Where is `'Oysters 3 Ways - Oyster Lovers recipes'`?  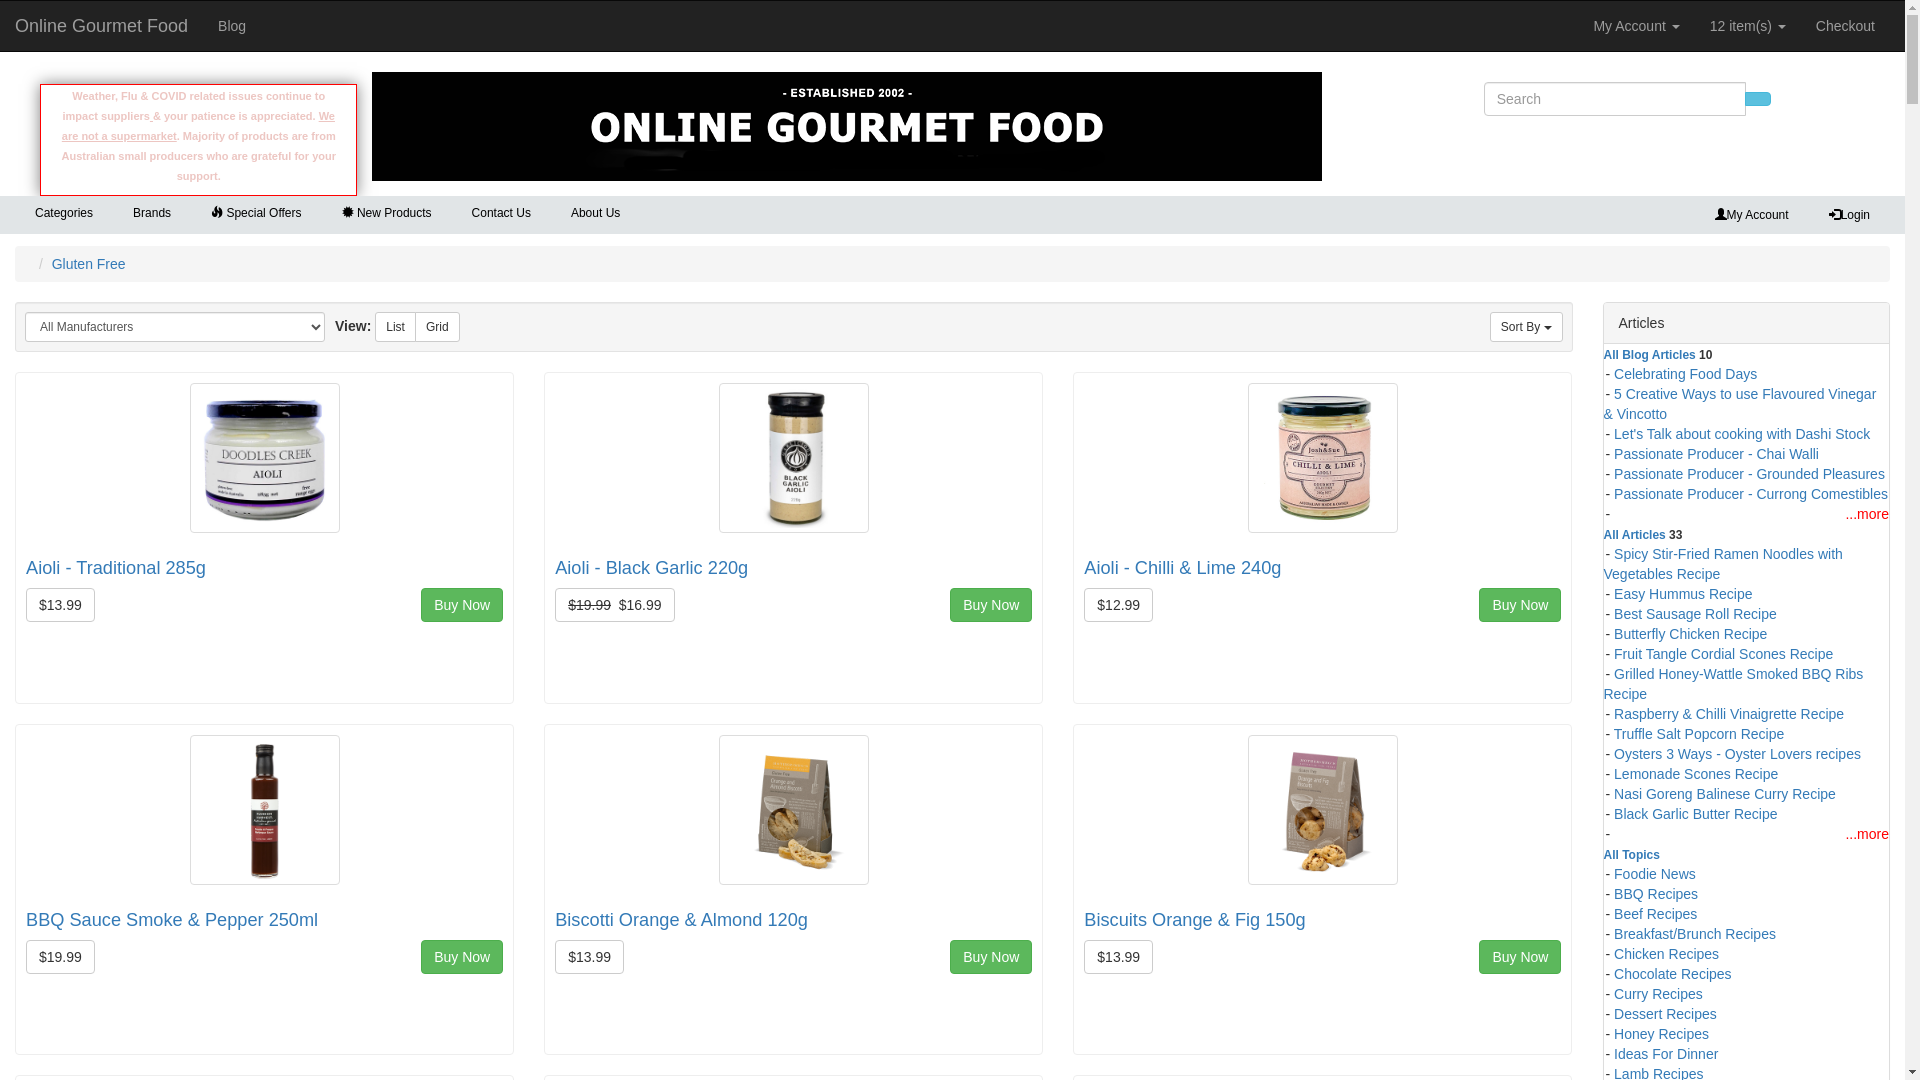 'Oysters 3 Ways - Oyster Lovers recipes' is located at coordinates (1736, 752).